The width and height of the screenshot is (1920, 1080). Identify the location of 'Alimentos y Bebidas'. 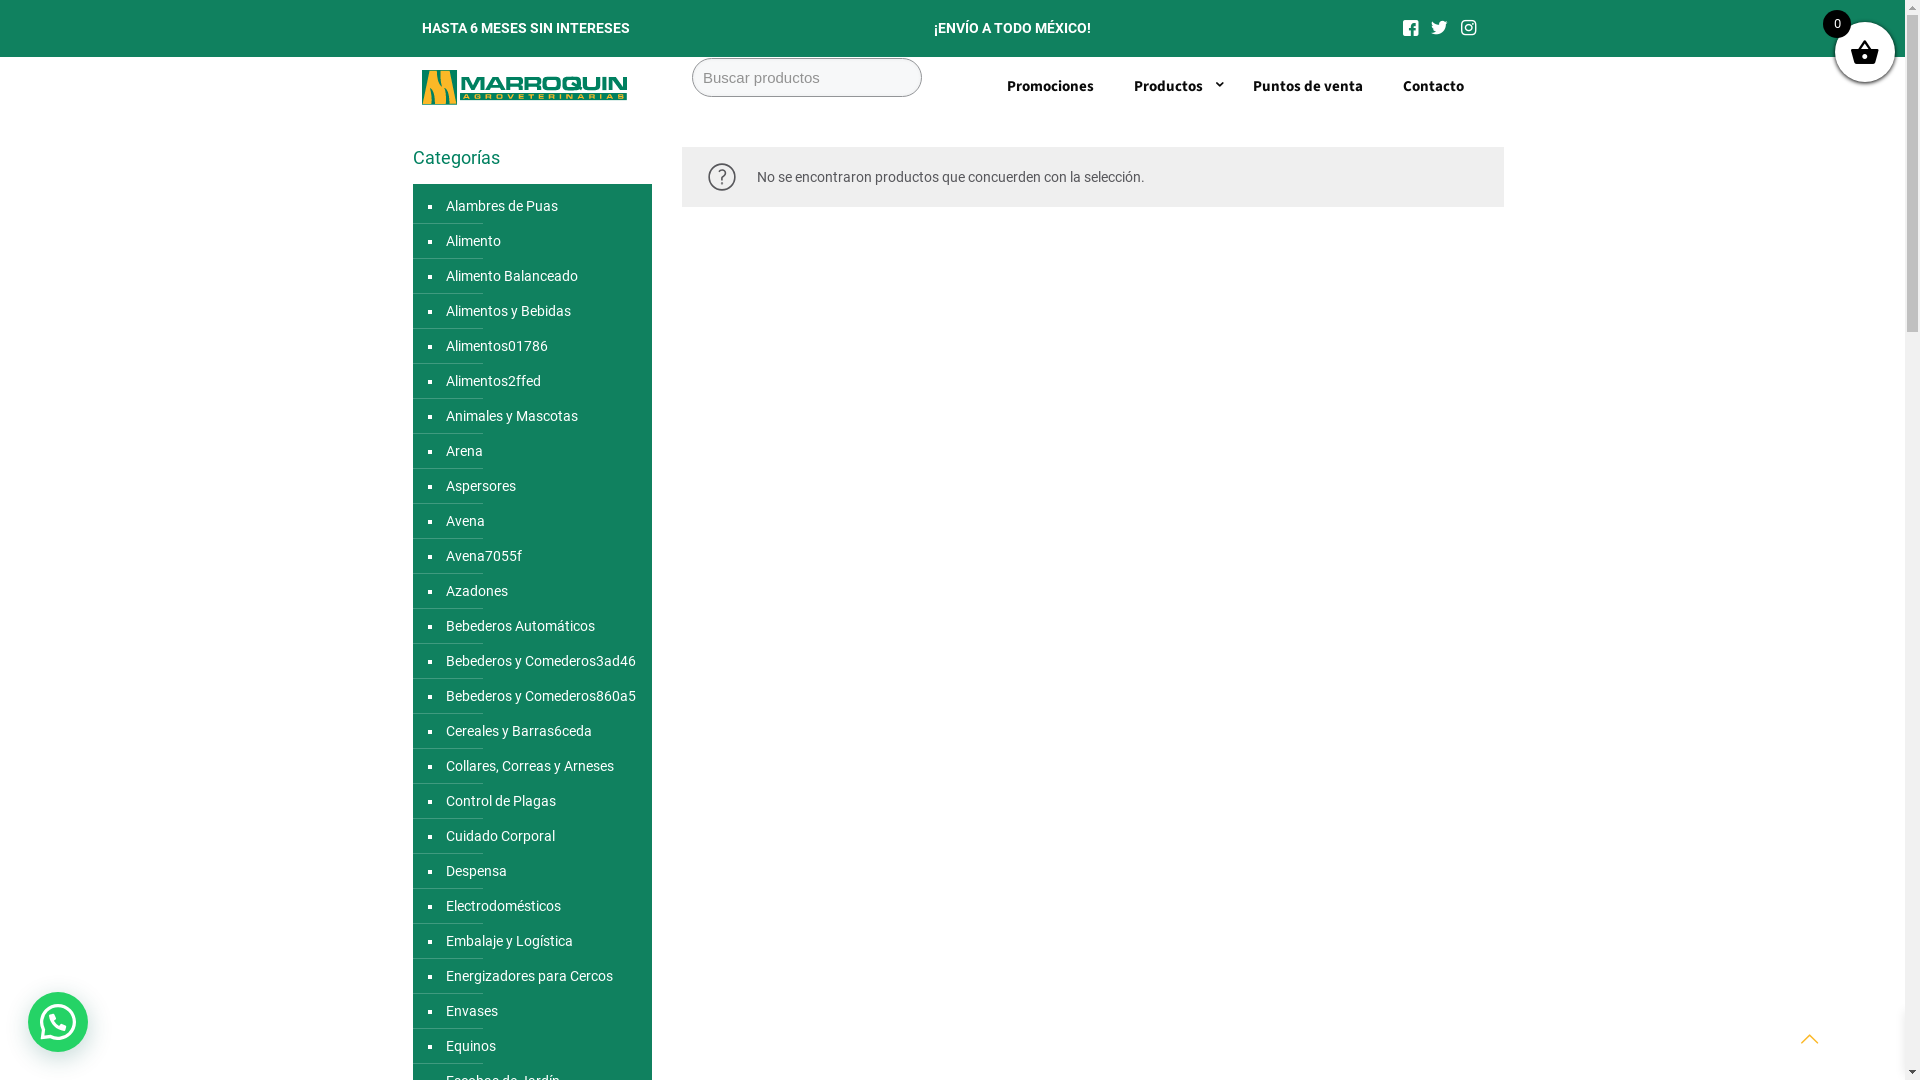
(542, 311).